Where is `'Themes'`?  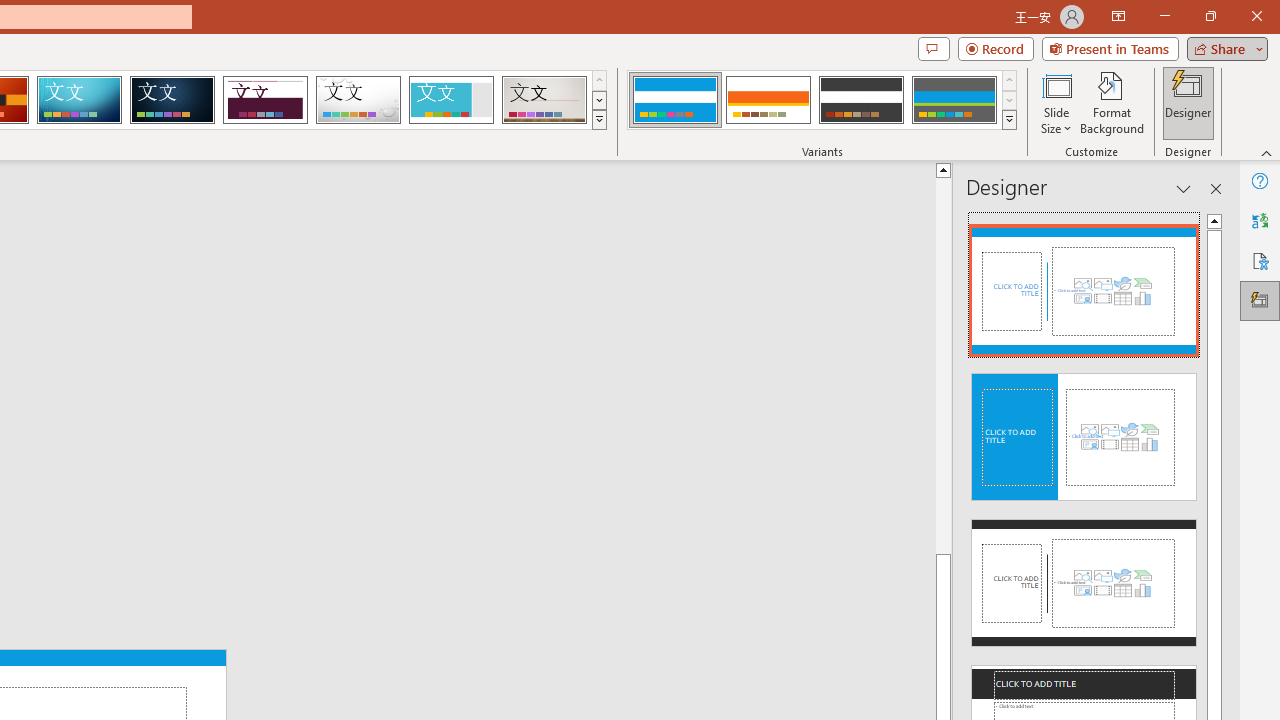 'Themes' is located at coordinates (598, 120).